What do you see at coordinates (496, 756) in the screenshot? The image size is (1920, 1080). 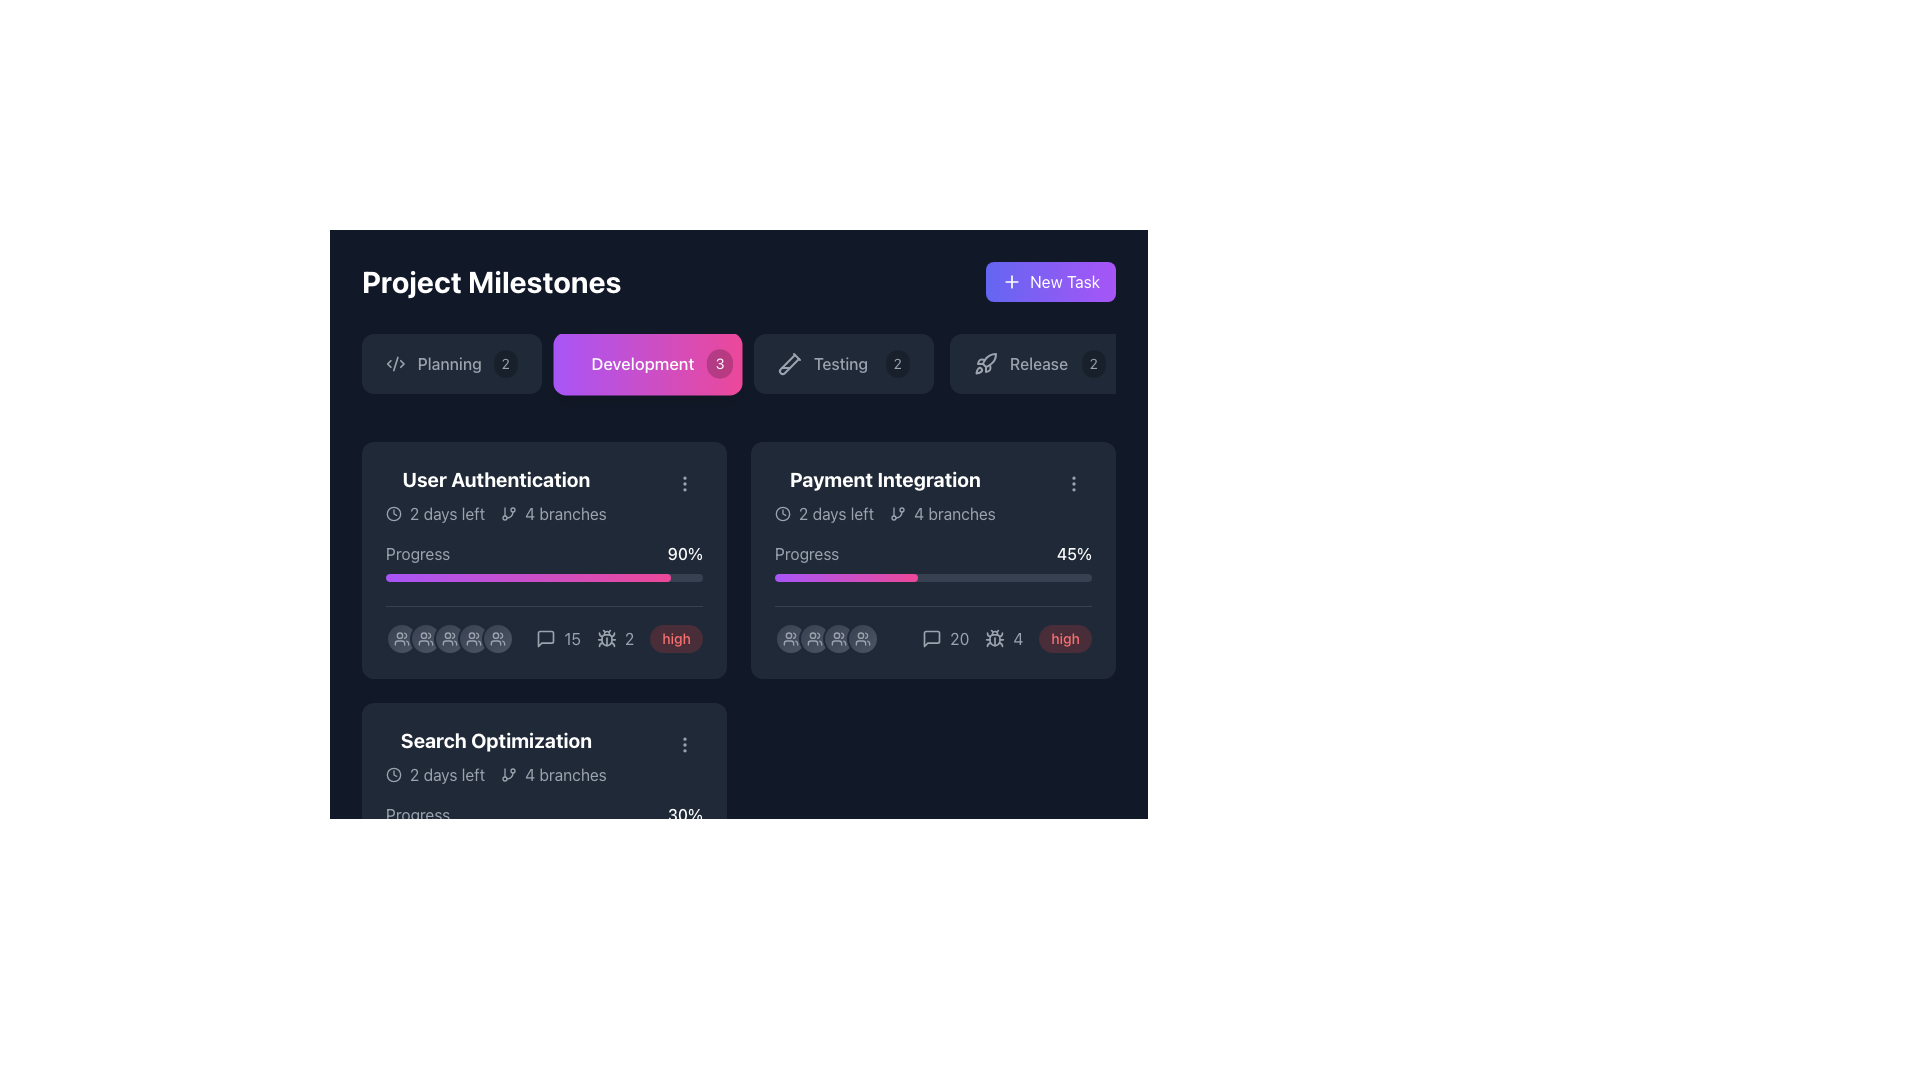 I see `the 'Search Optimization' text in the card located in the third row and first column of the grid under the 'Development' header to focus on it` at bounding box center [496, 756].